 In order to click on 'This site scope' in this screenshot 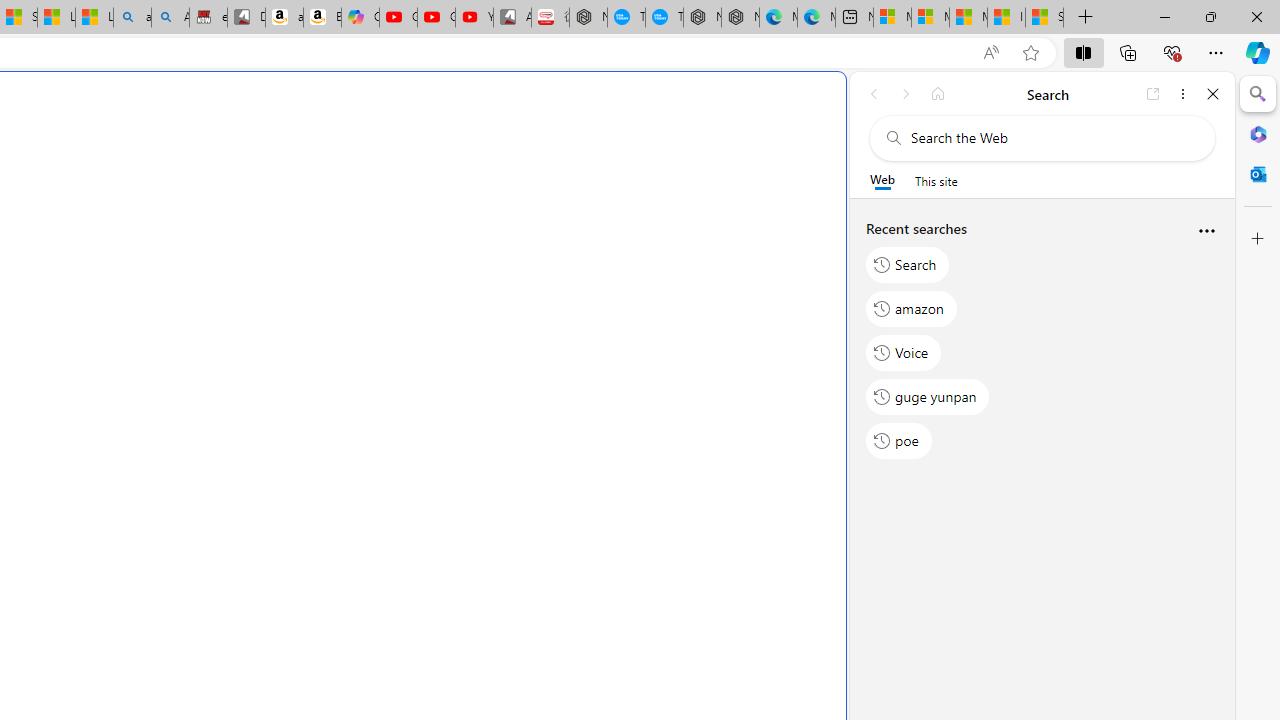, I will do `click(935, 180)`.